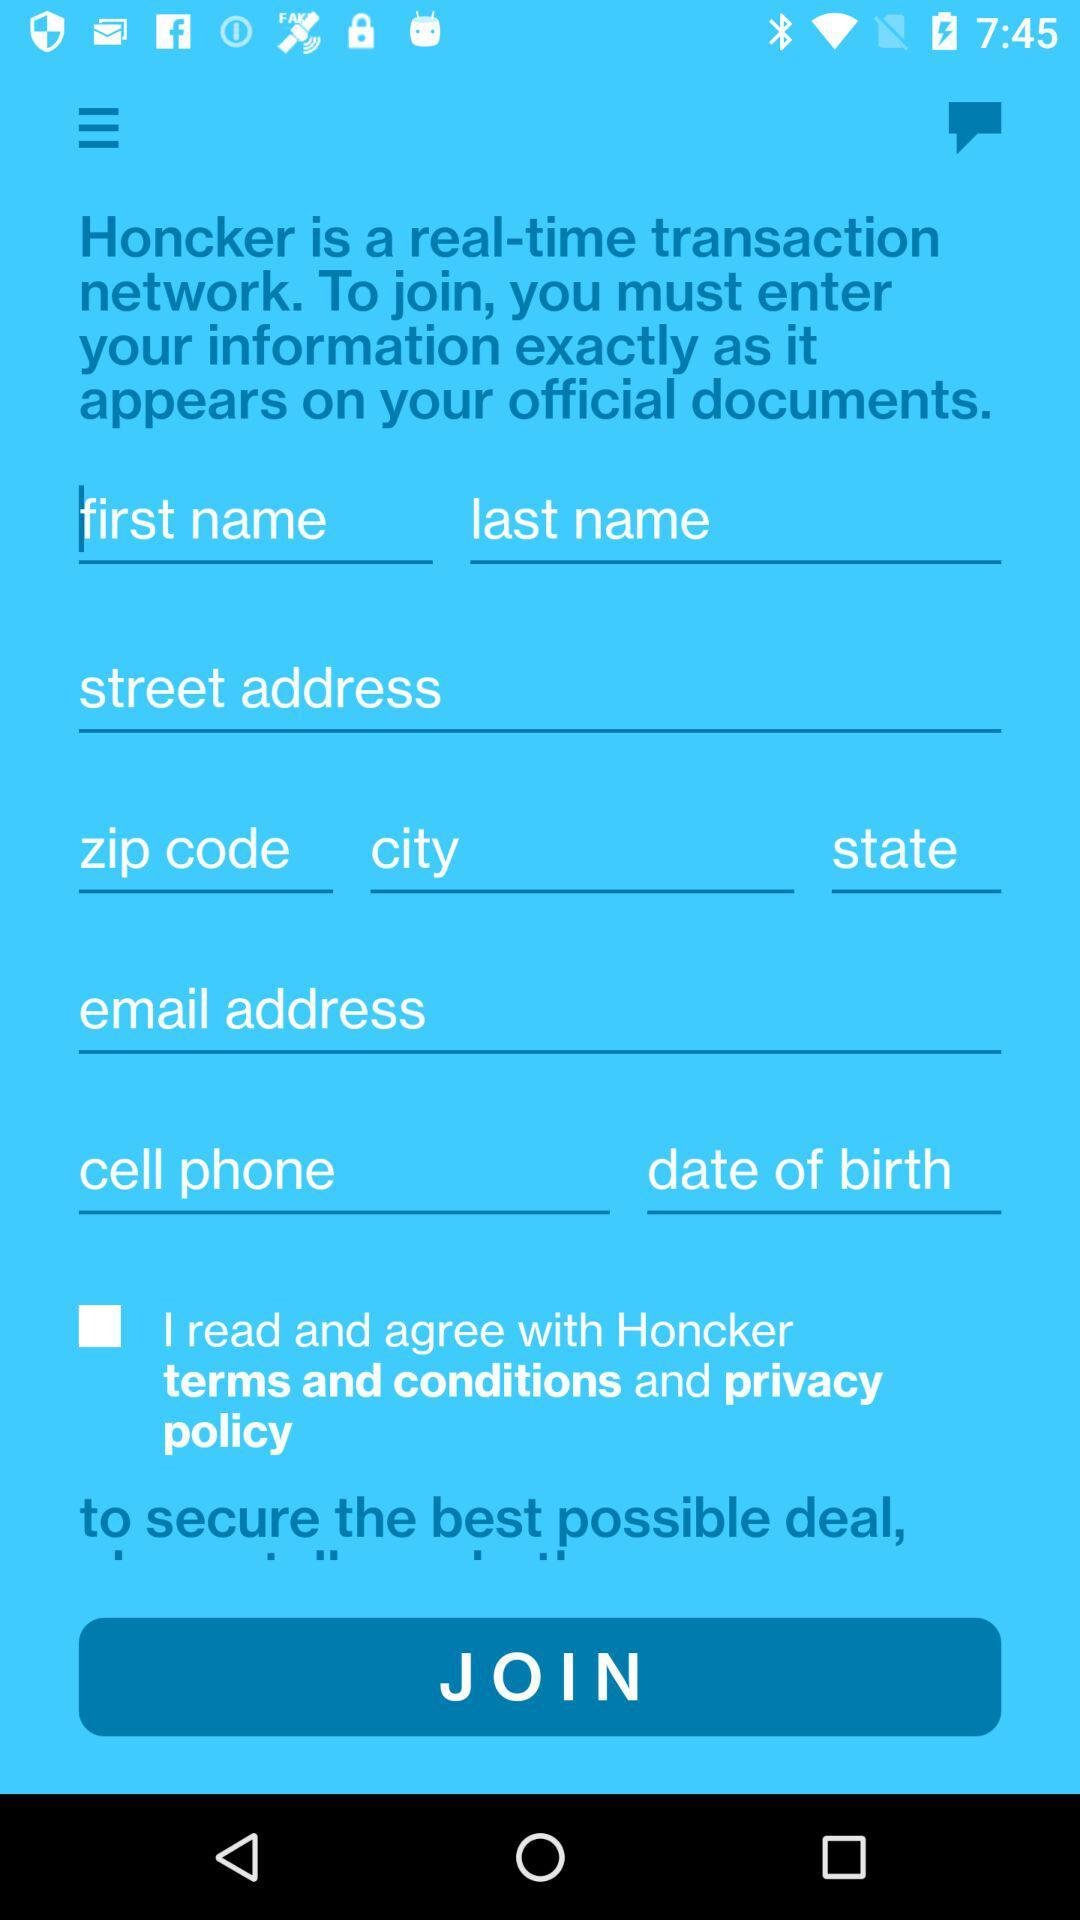  Describe the element at coordinates (500, 1520) in the screenshot. I see `the to secure the item` at that location.